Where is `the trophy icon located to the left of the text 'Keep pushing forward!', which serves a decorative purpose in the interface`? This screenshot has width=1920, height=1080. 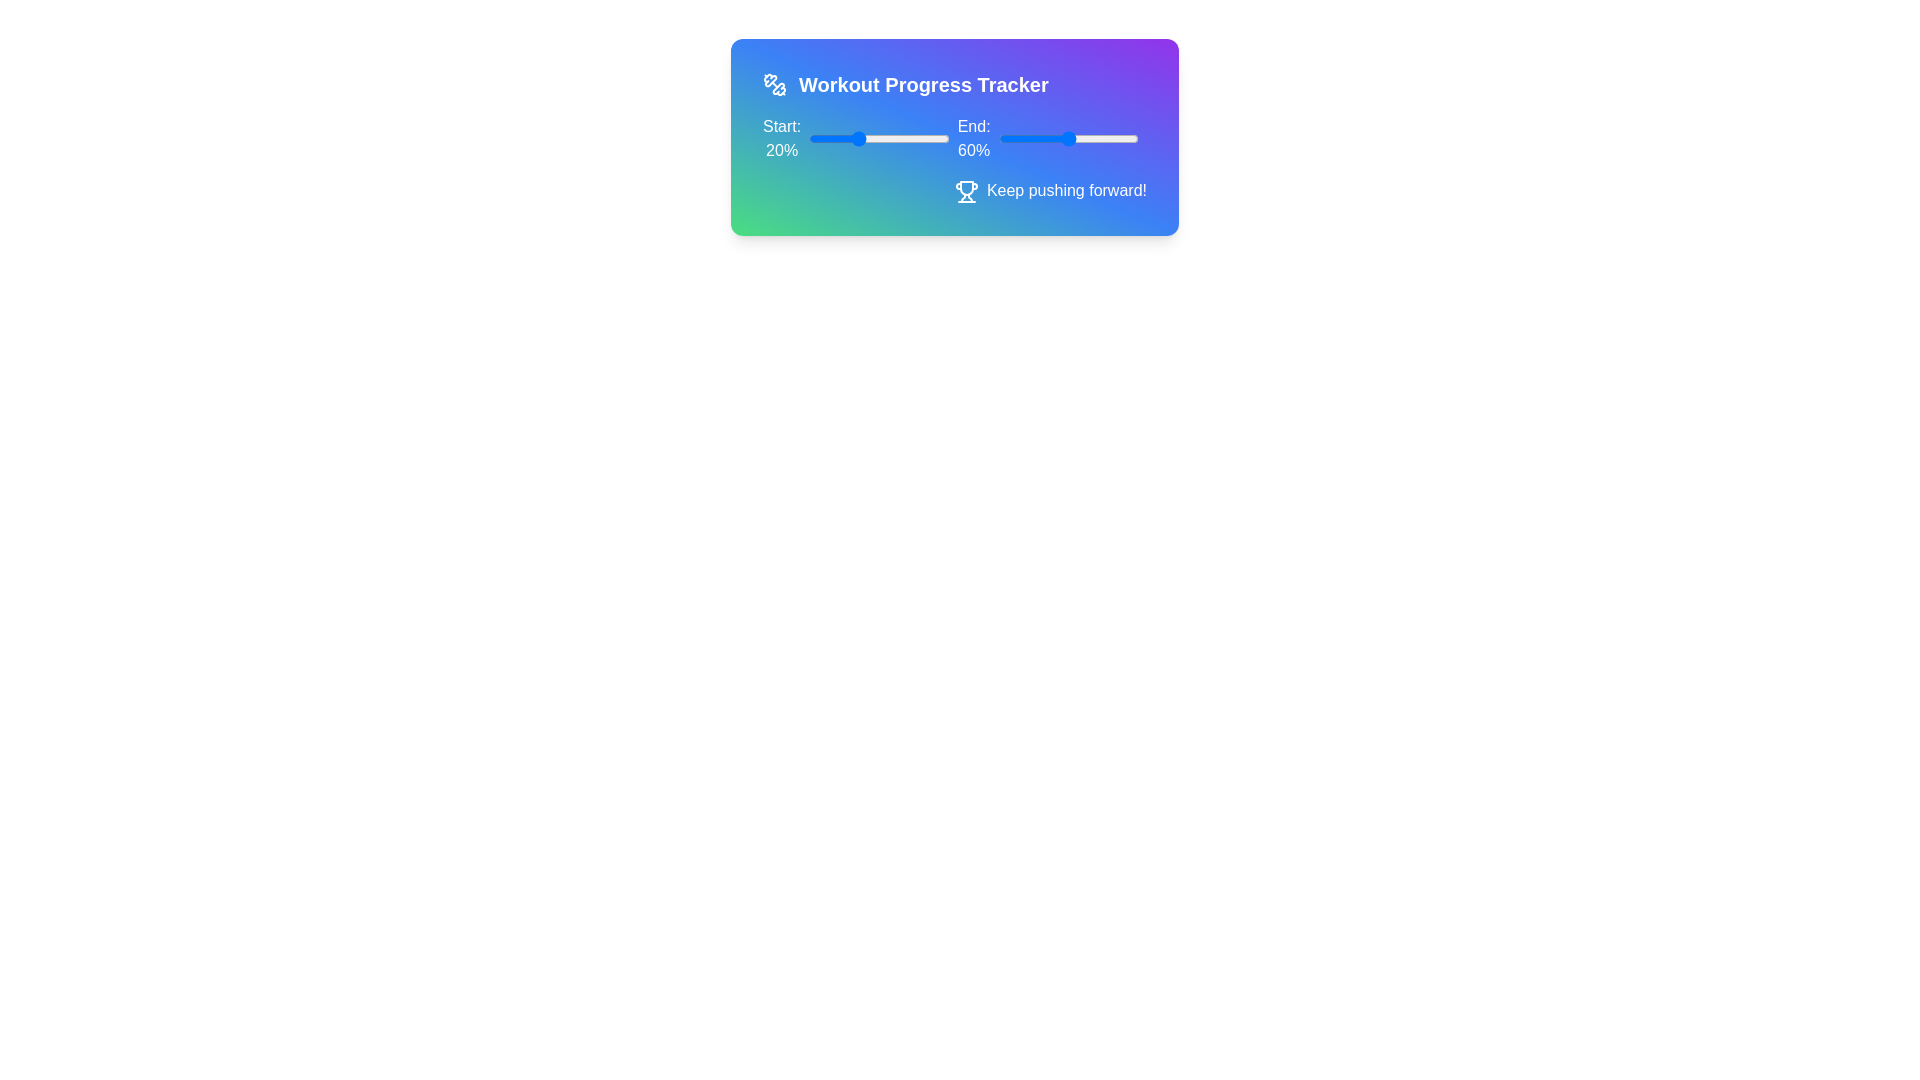
the trophy icon located to the left of the text 'Keep pushing forward!', which serves a decorative purpose in the interface is located at coordinates (966, 191).